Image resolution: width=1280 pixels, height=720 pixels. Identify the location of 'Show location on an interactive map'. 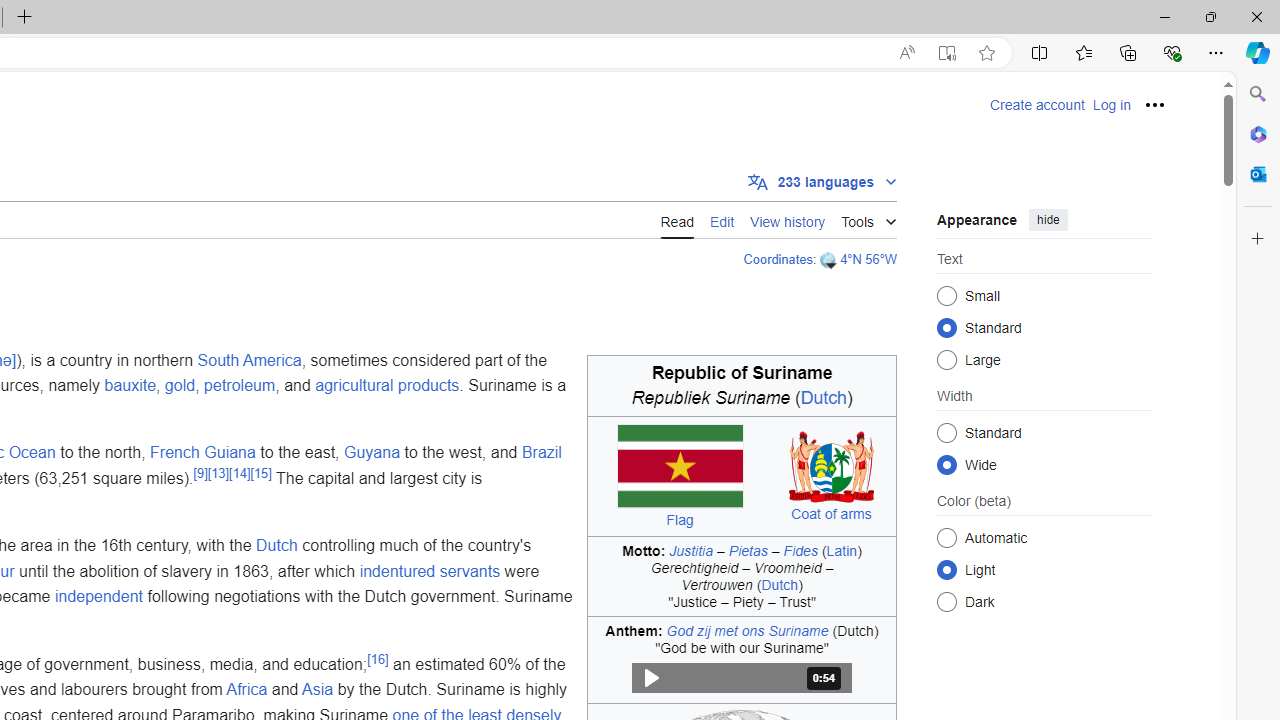
(830, 259).